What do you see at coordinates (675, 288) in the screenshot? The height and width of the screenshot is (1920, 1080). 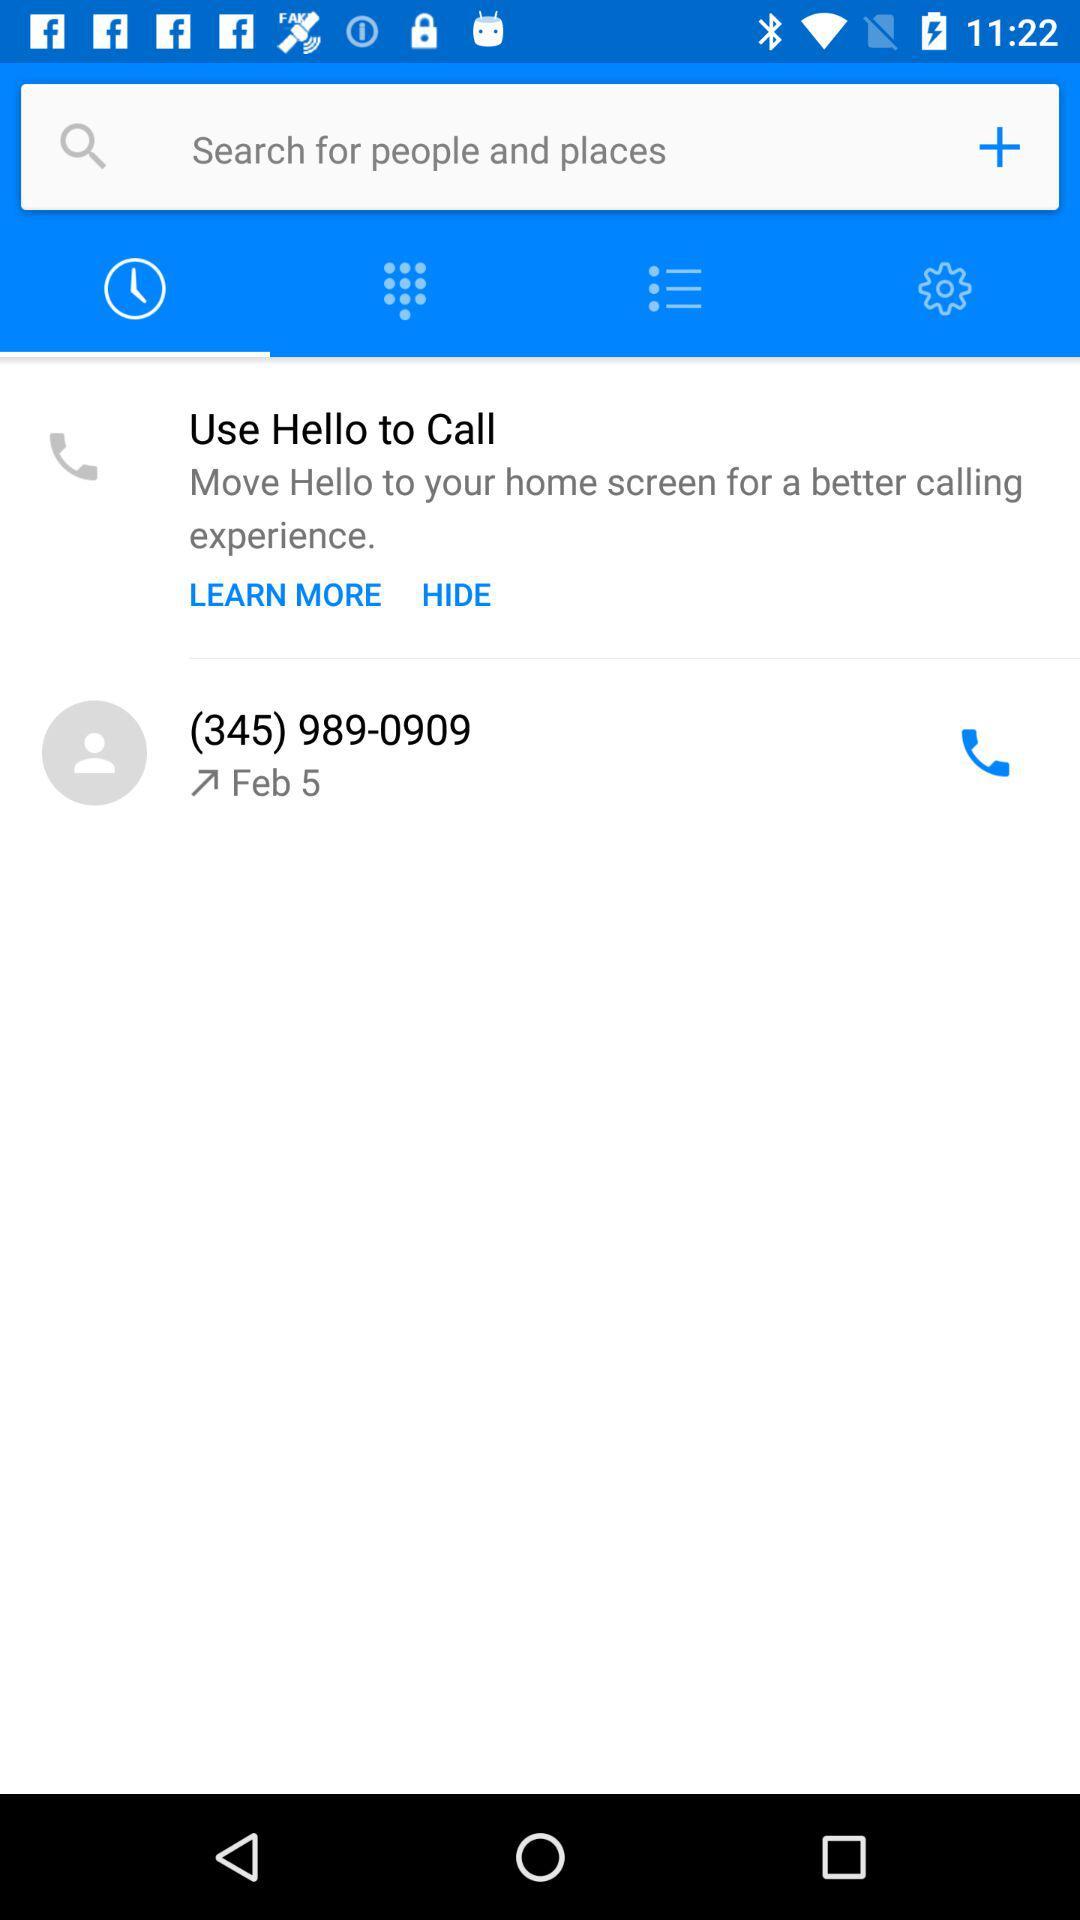 I see `menu options` at bounding box center [675, 288].